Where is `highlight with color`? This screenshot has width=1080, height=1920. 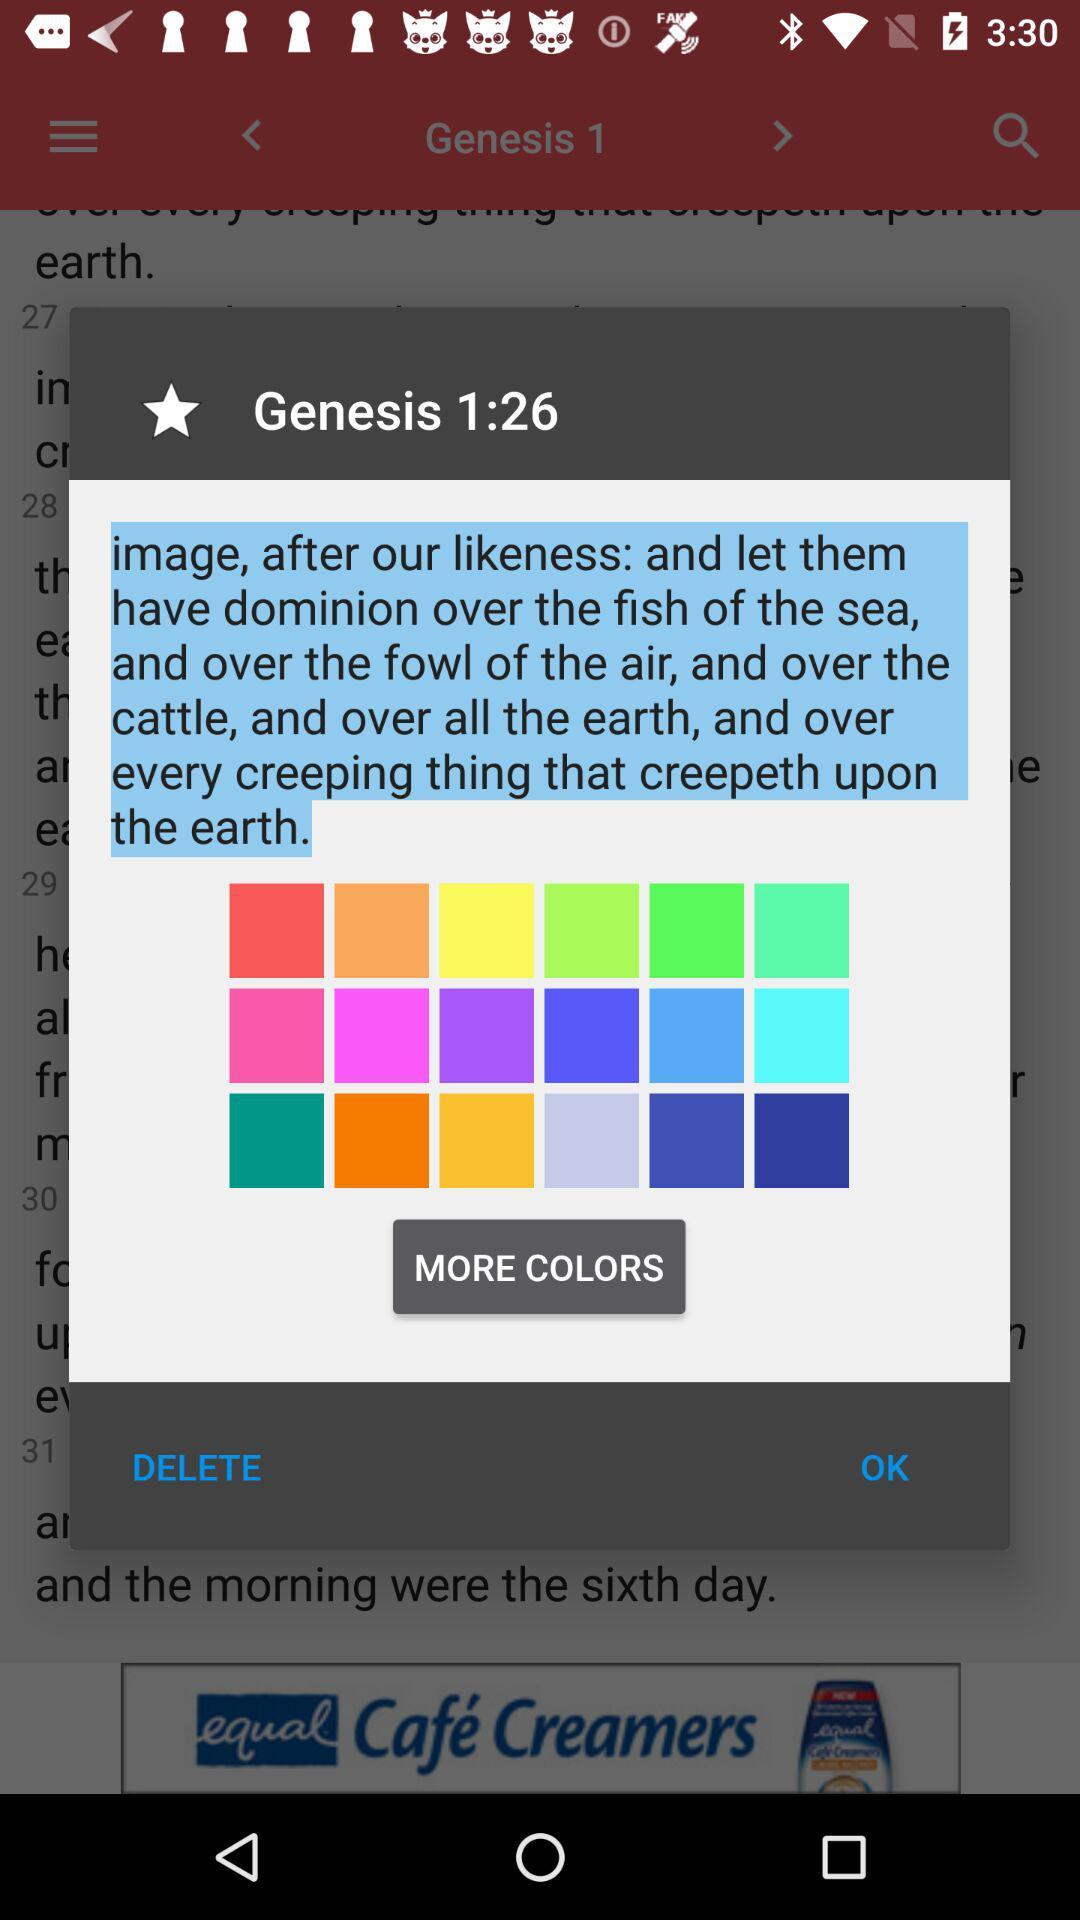
highlight with color is located at coordinates (381, 1035).